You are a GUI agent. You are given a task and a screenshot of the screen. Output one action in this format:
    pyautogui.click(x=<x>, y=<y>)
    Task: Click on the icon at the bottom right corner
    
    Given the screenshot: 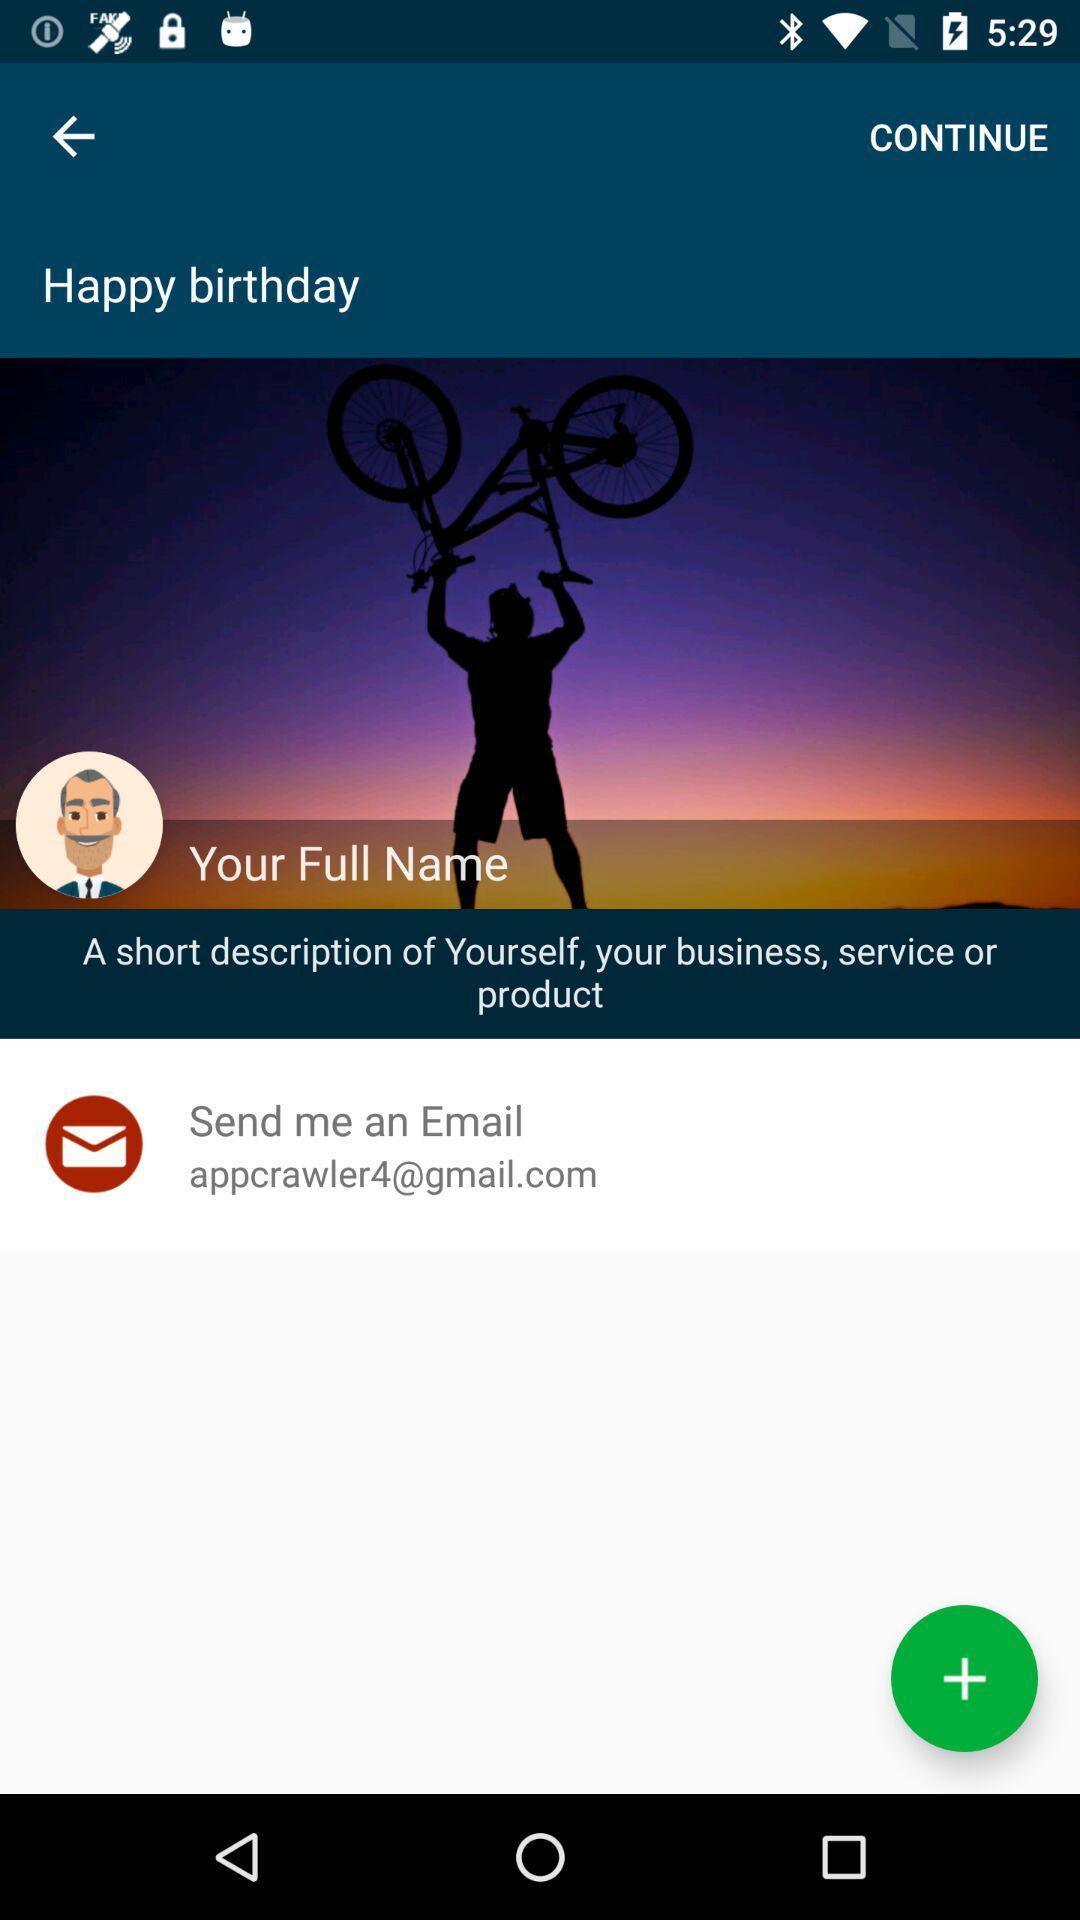 What is the action you would take?
    pyautogui.click(x=963, y=1678)
    